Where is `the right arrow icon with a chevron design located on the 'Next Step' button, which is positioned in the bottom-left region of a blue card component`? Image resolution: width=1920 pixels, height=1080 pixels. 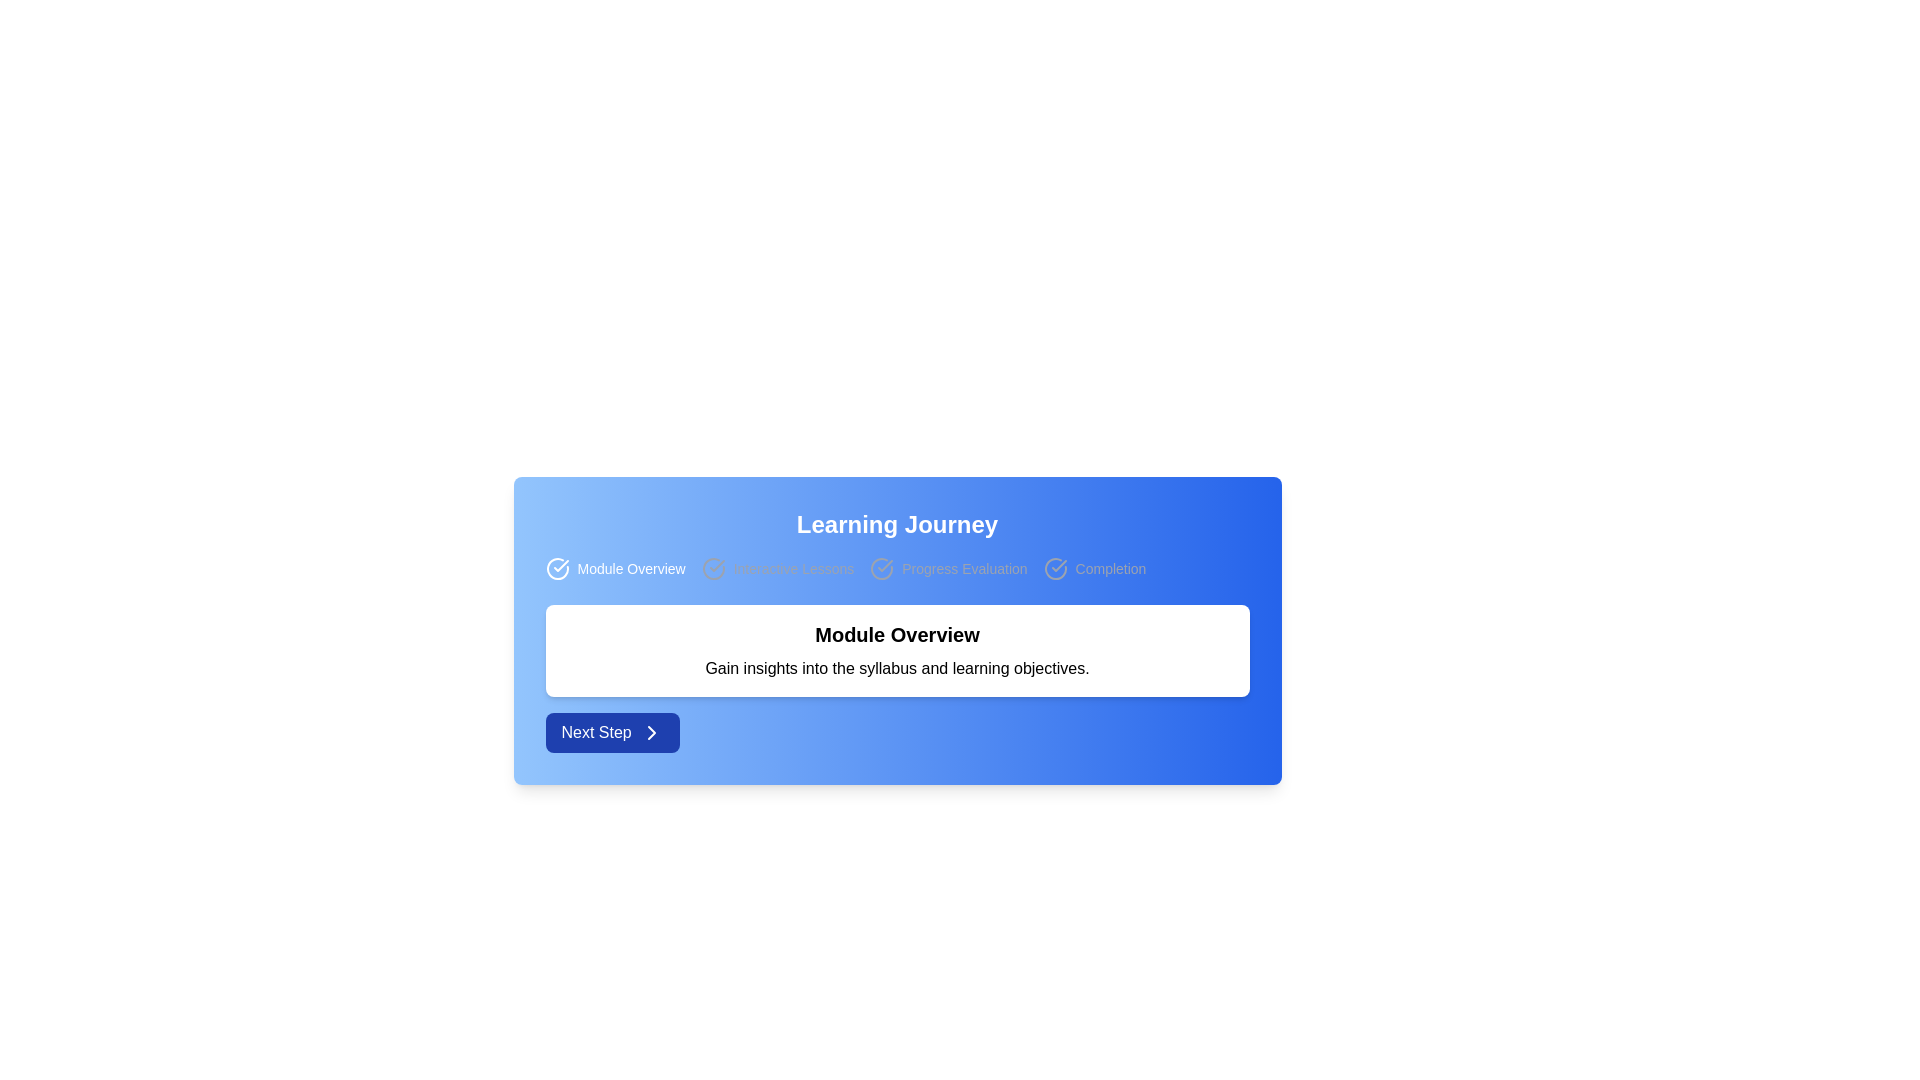
the right arrow icon with a chevron design located on the 'Next Step' button, which is positioned in the bottom-left region of a blue card component is located at coordinates (651, 732).